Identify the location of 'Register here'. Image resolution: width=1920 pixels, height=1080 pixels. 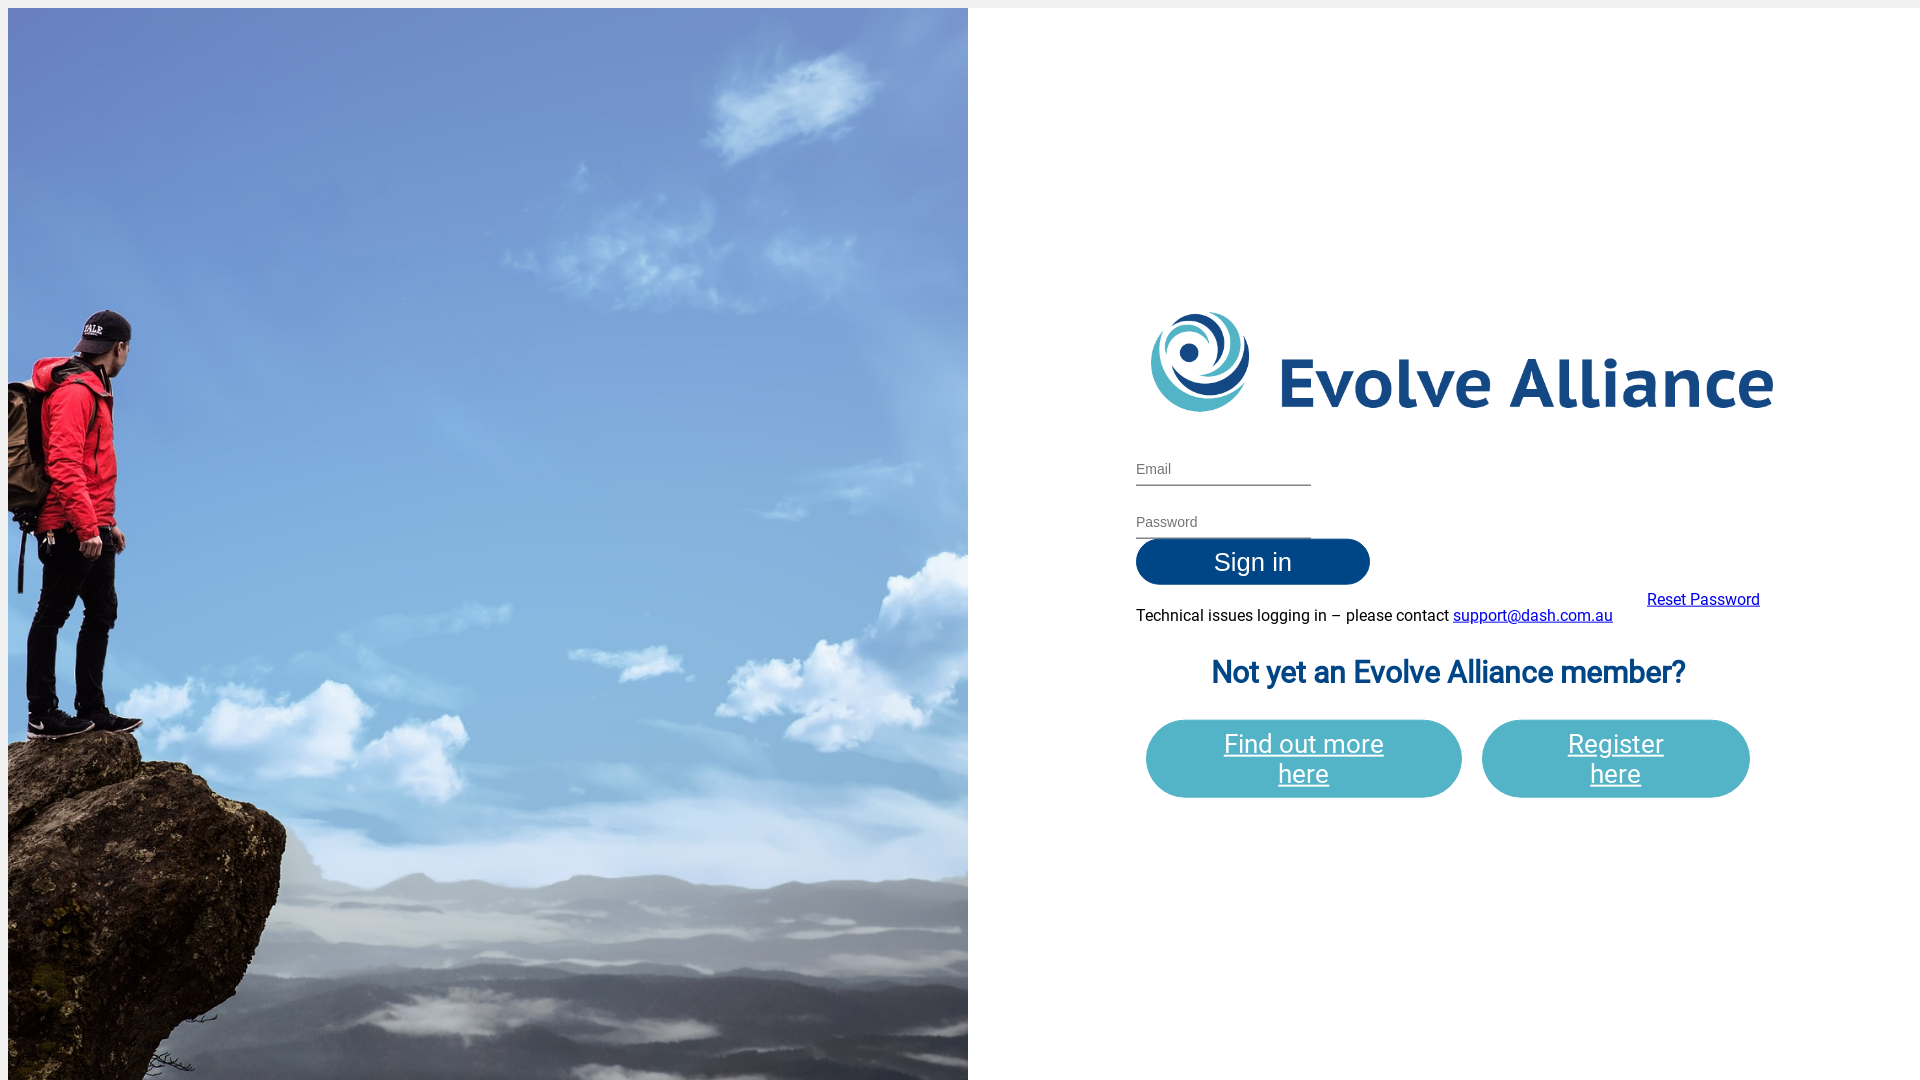
(1616, 758).